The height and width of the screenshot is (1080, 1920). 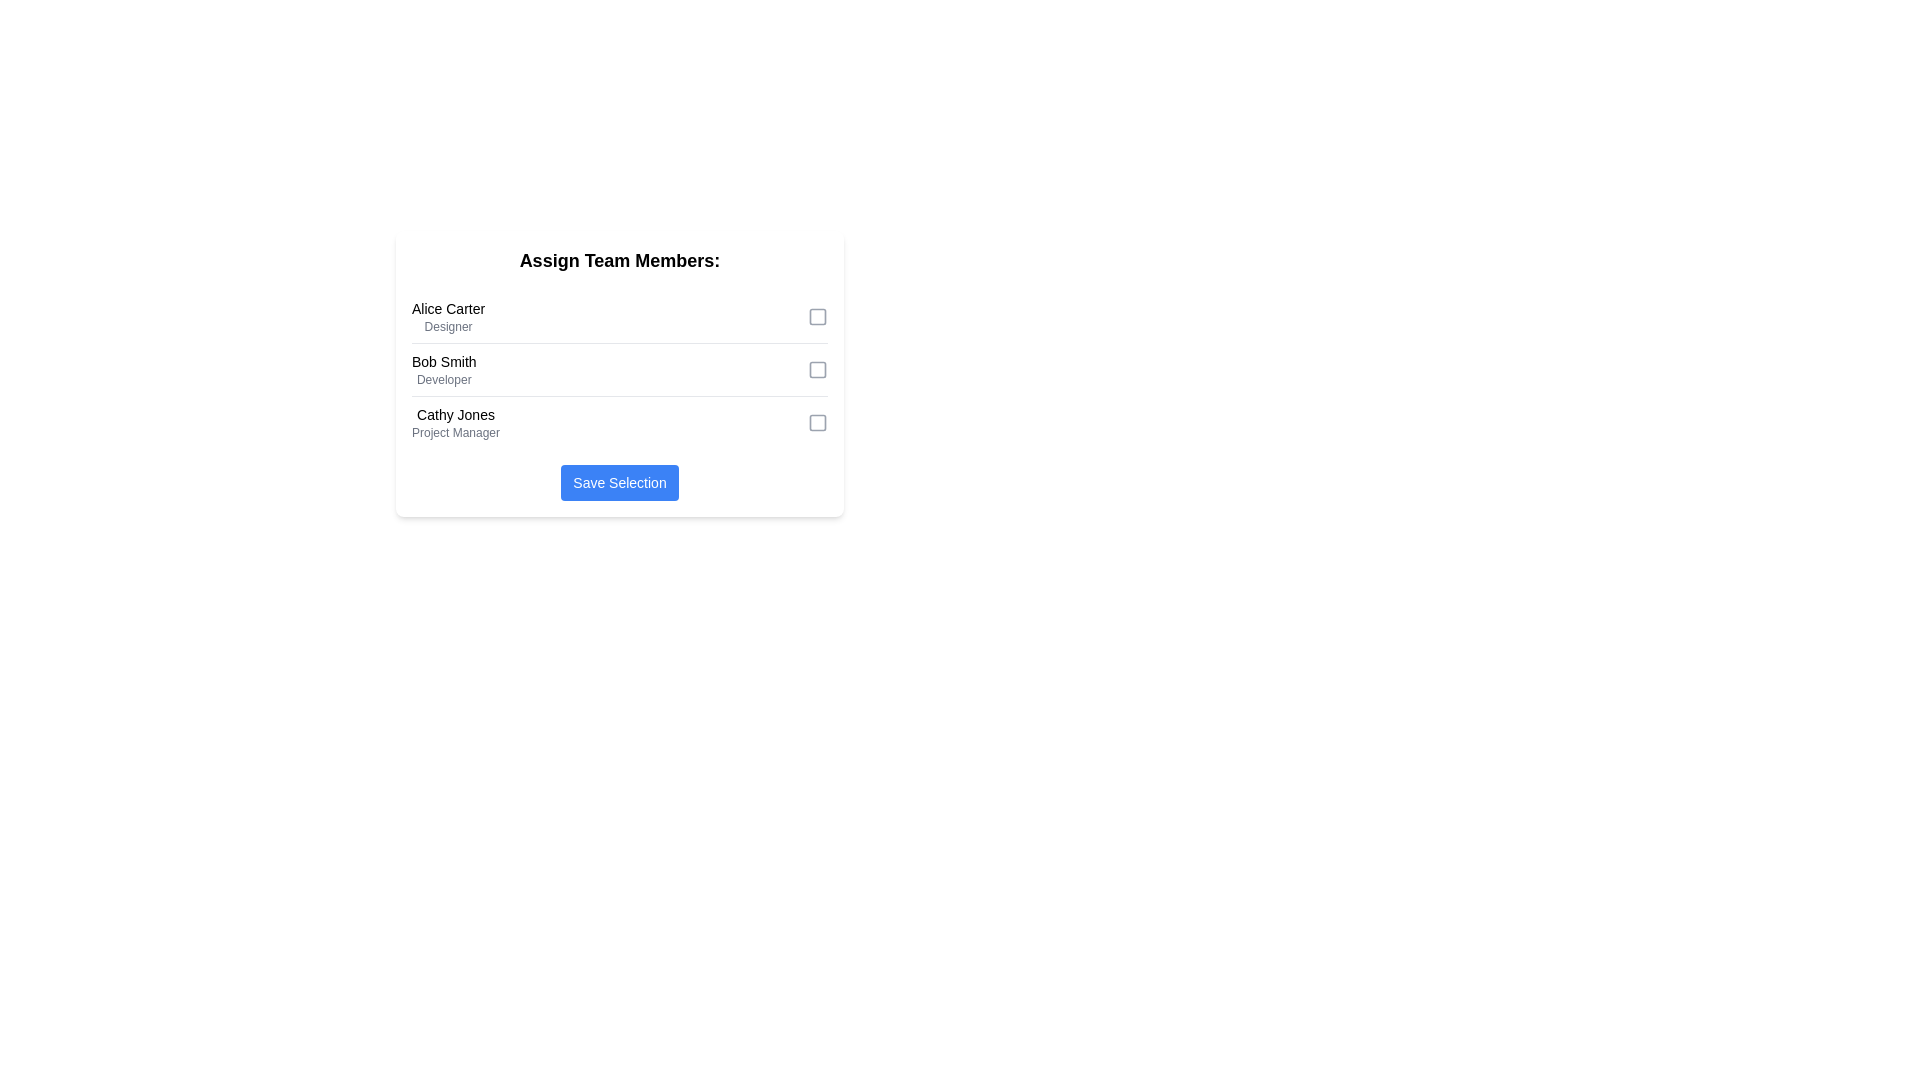 What do you see at coordinates (447, 315) in the screenshot?
I see `the Text display that shows the name and role of a team member in the first row of the list under 'Assign Team Members:'` at bounding box center [447, 315].